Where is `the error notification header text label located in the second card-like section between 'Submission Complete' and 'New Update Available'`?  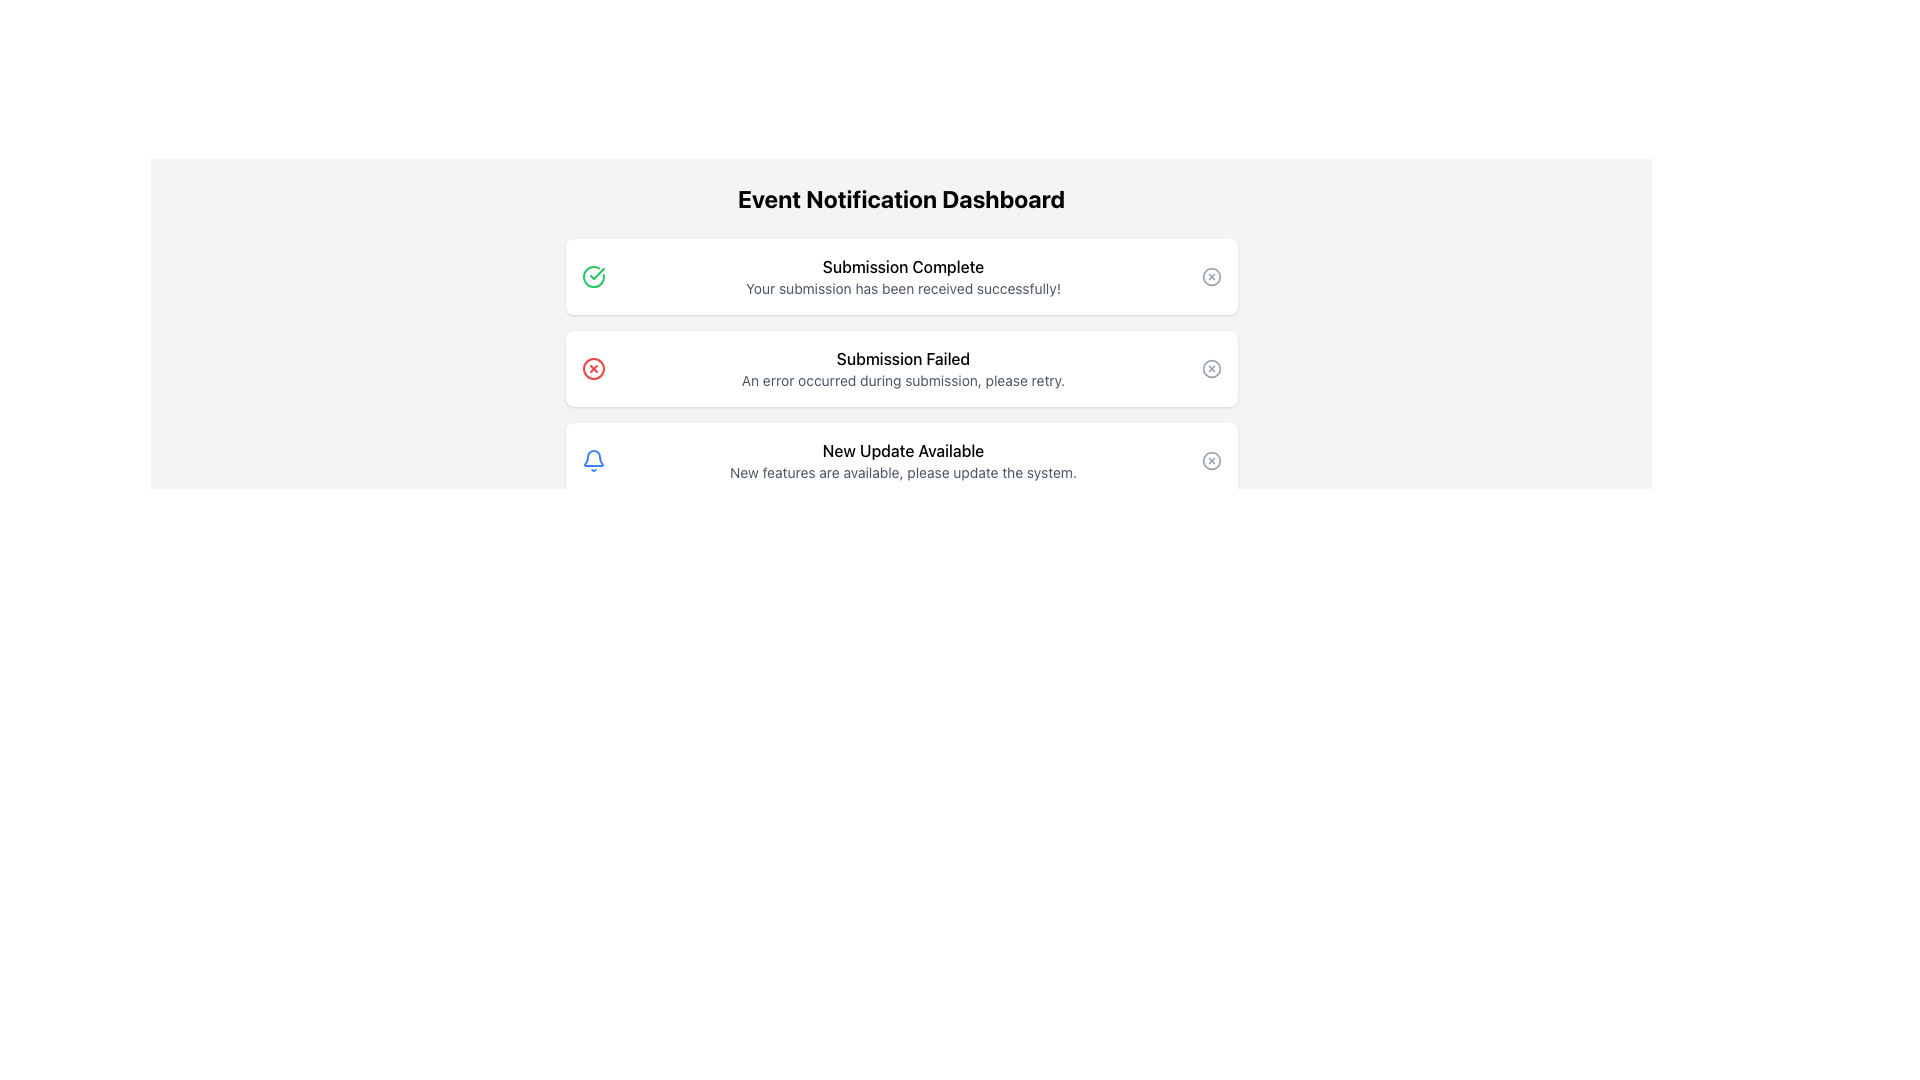 the error notification header text label located in the second card-like section between 'Submission Complete' and 'New Update Available' is located at coordinates (902, 357).